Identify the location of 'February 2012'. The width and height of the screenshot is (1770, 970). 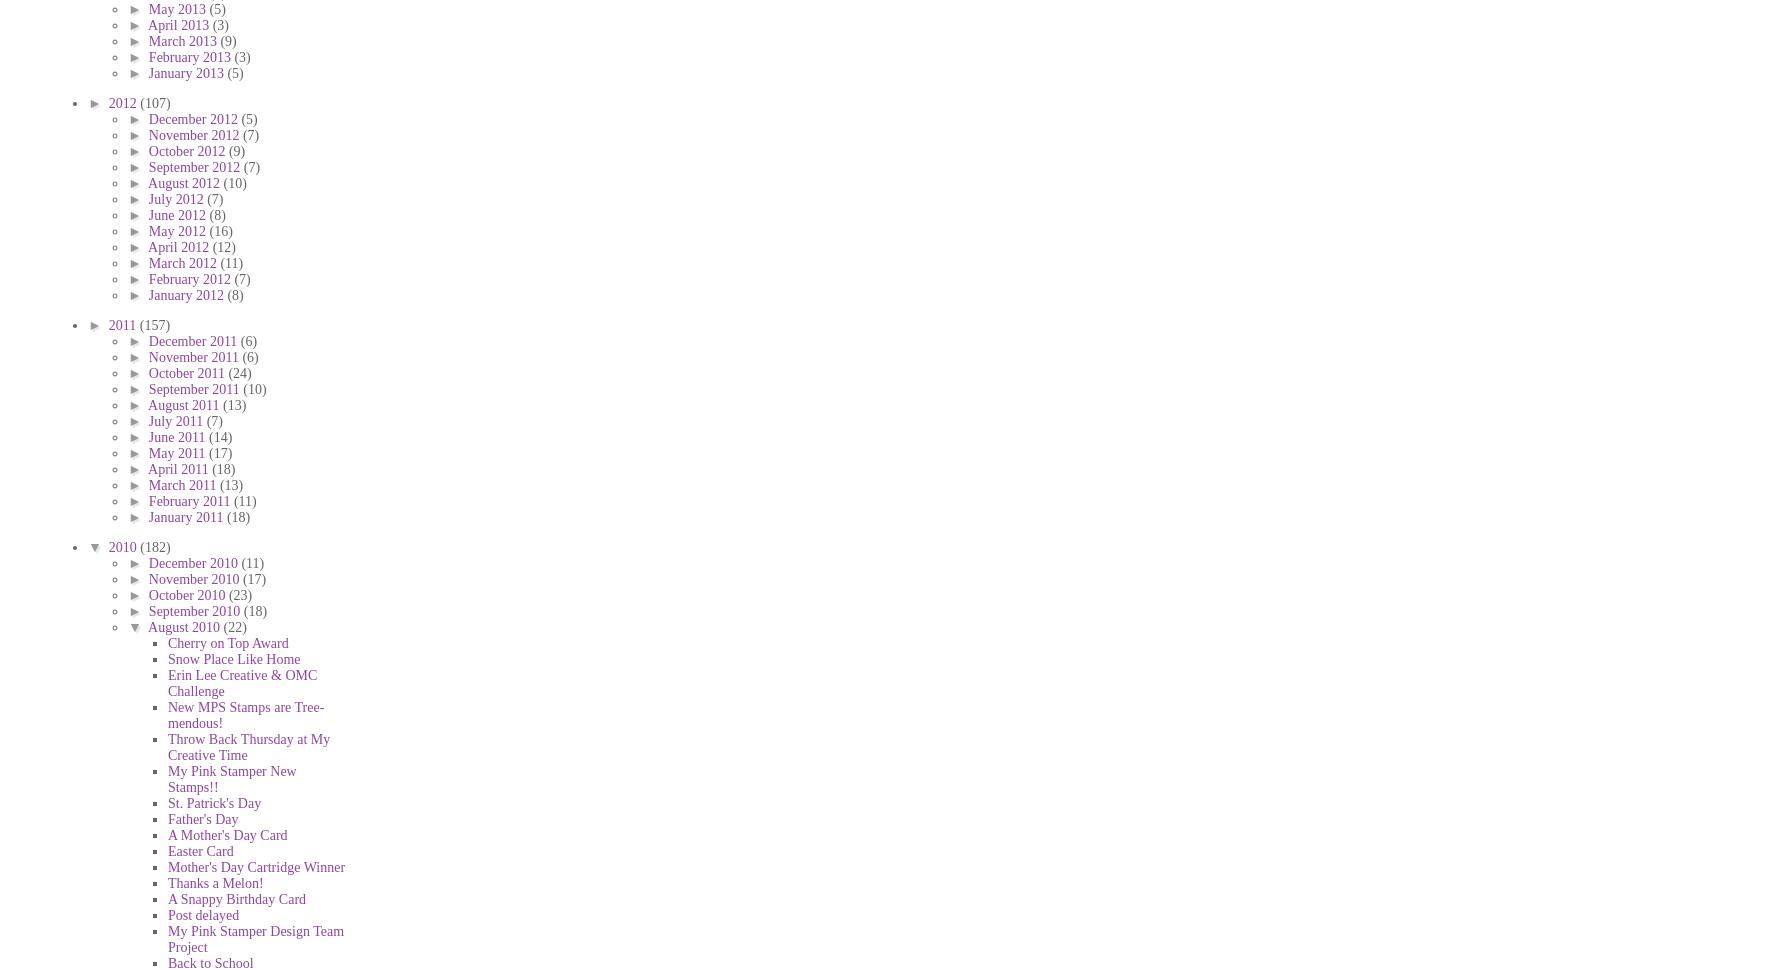
(190, 277).